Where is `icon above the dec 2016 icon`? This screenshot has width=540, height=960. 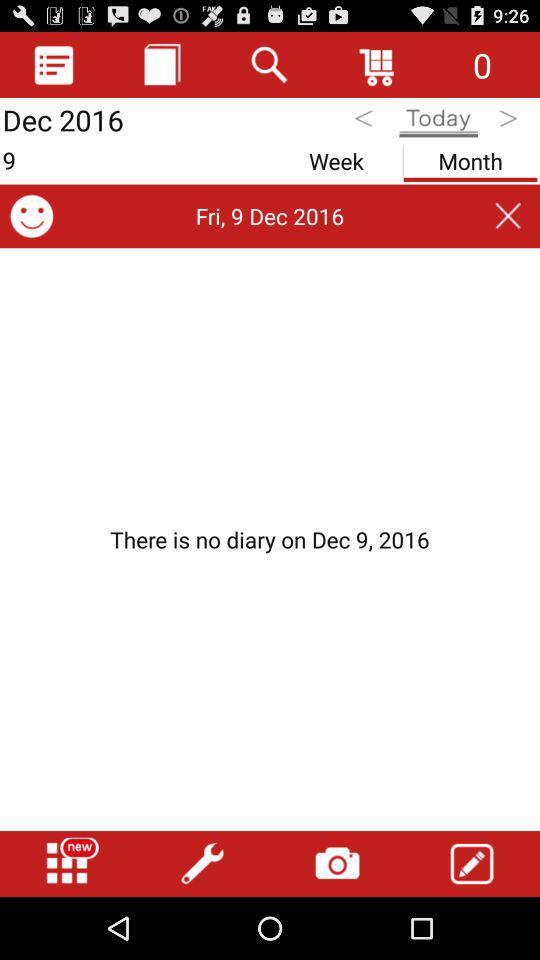 icon above the dec 2016 icon is located at coordinates (54, 64).